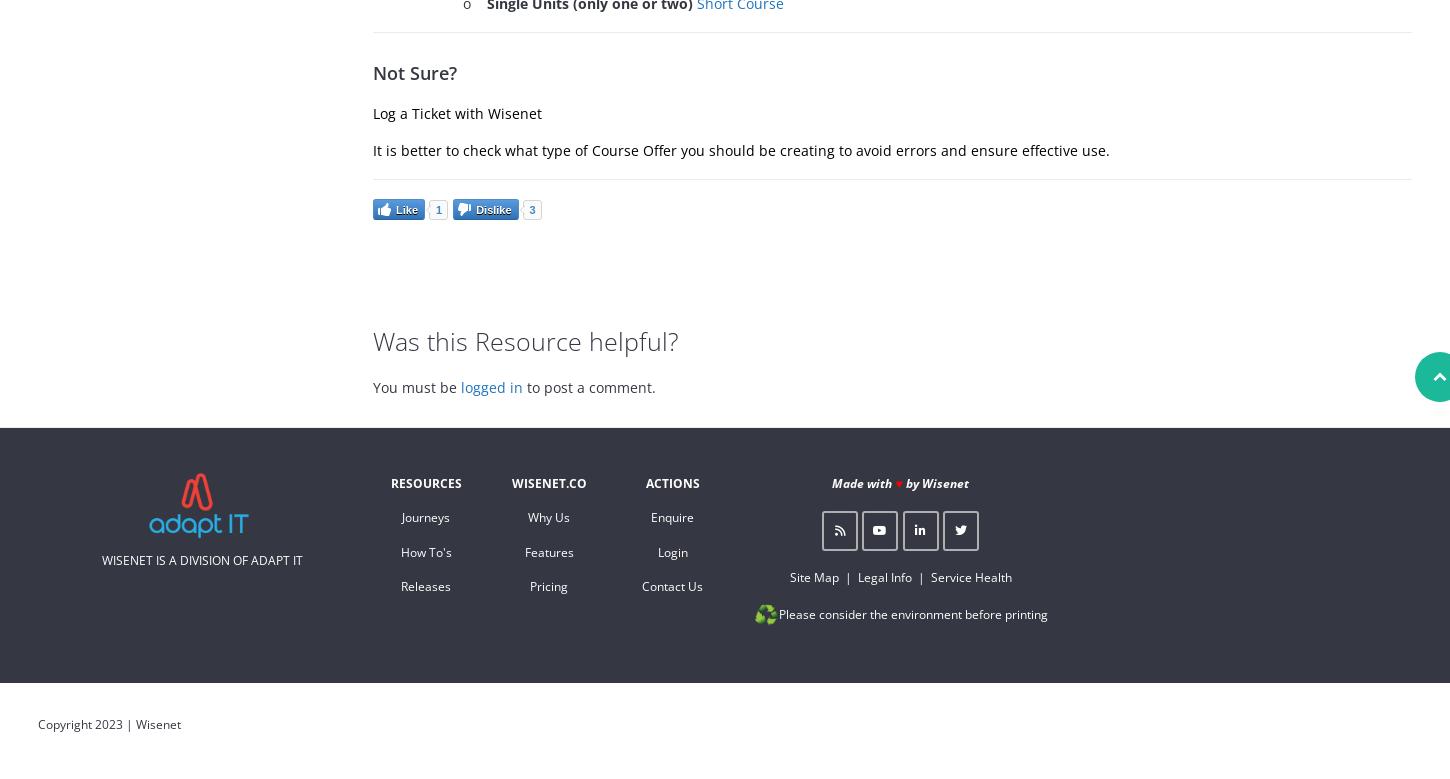 Image resolution: width=1450 pixels, height=779 pixels. What do you see at coordinates (855, 576) in the screenshot?
I see `'Legal Info'` at bounding box center [855, 576].